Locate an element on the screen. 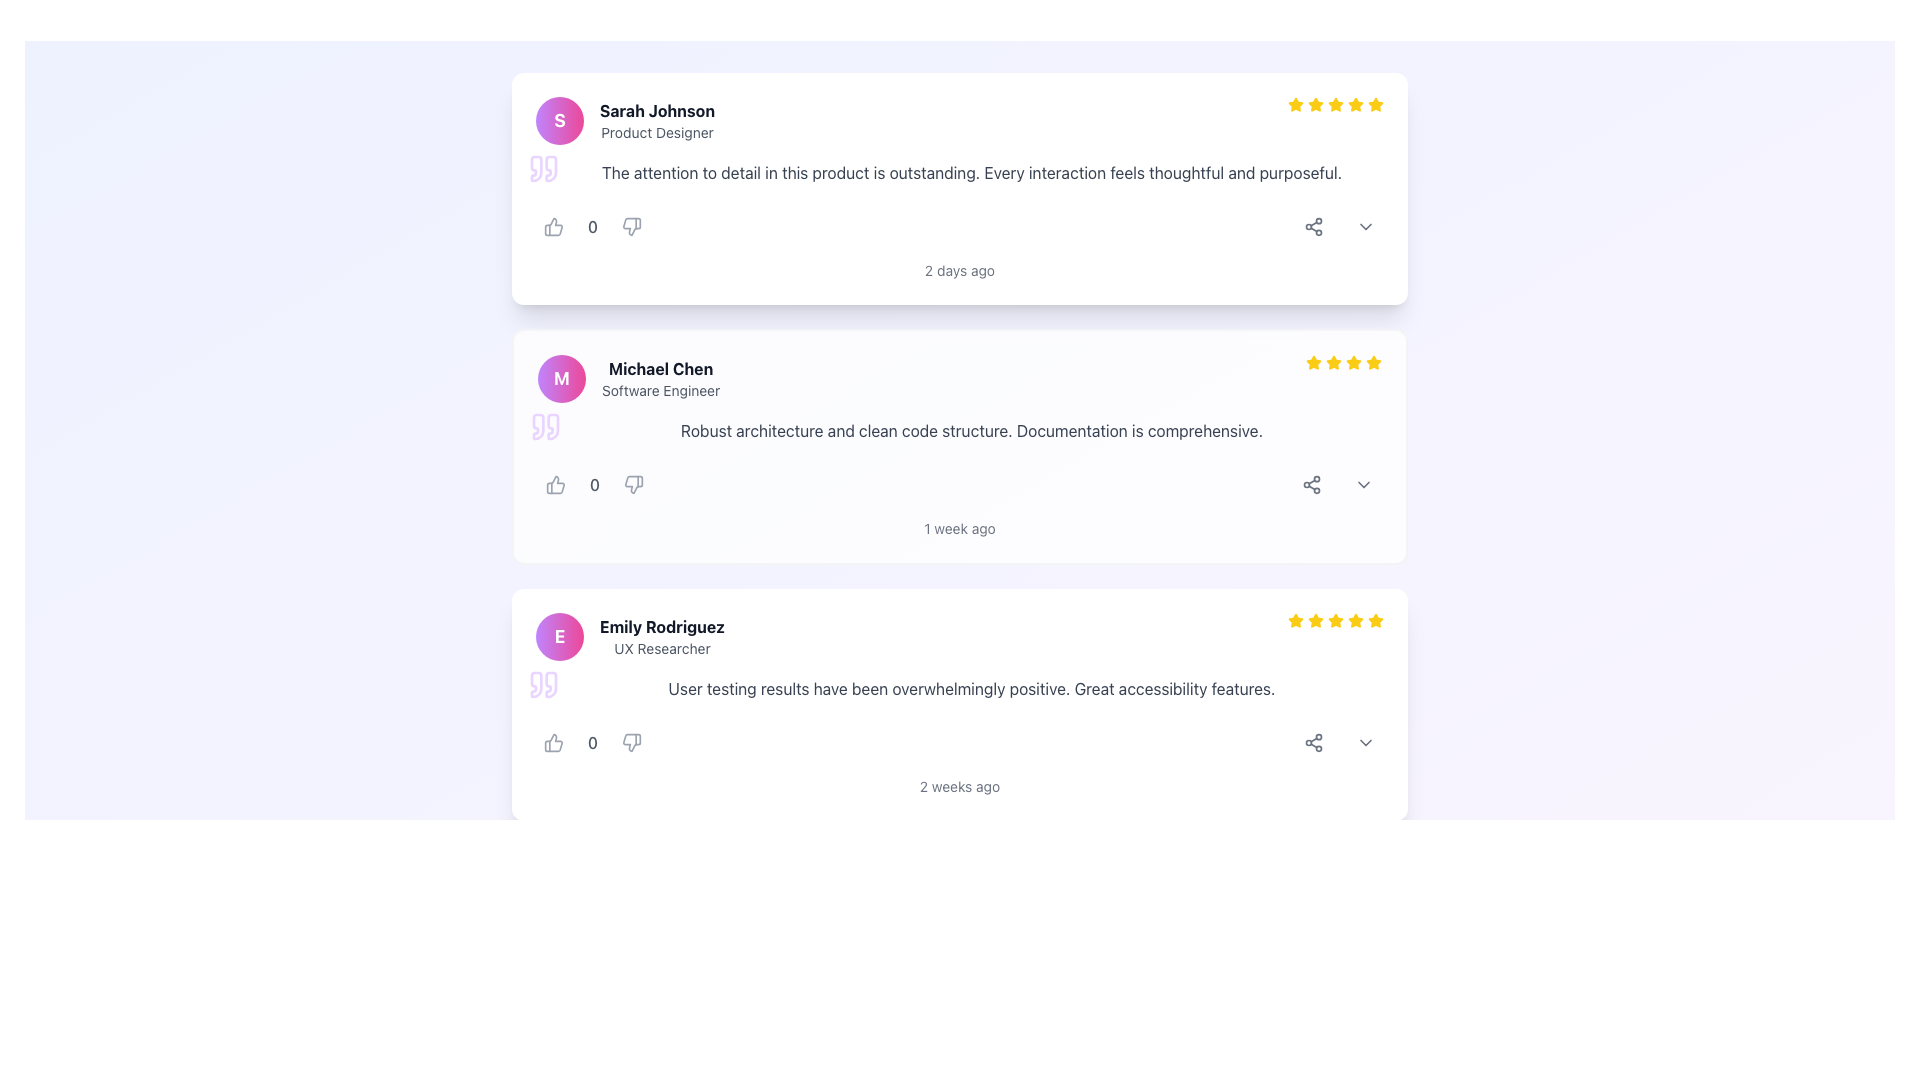 Image resolution: width=1920 pixels, height=1080 pixels. the small, purple double quotation mark icon adjacent to the first user comment titled 'Sarah Johnson' is located at coordinates (536, 168).